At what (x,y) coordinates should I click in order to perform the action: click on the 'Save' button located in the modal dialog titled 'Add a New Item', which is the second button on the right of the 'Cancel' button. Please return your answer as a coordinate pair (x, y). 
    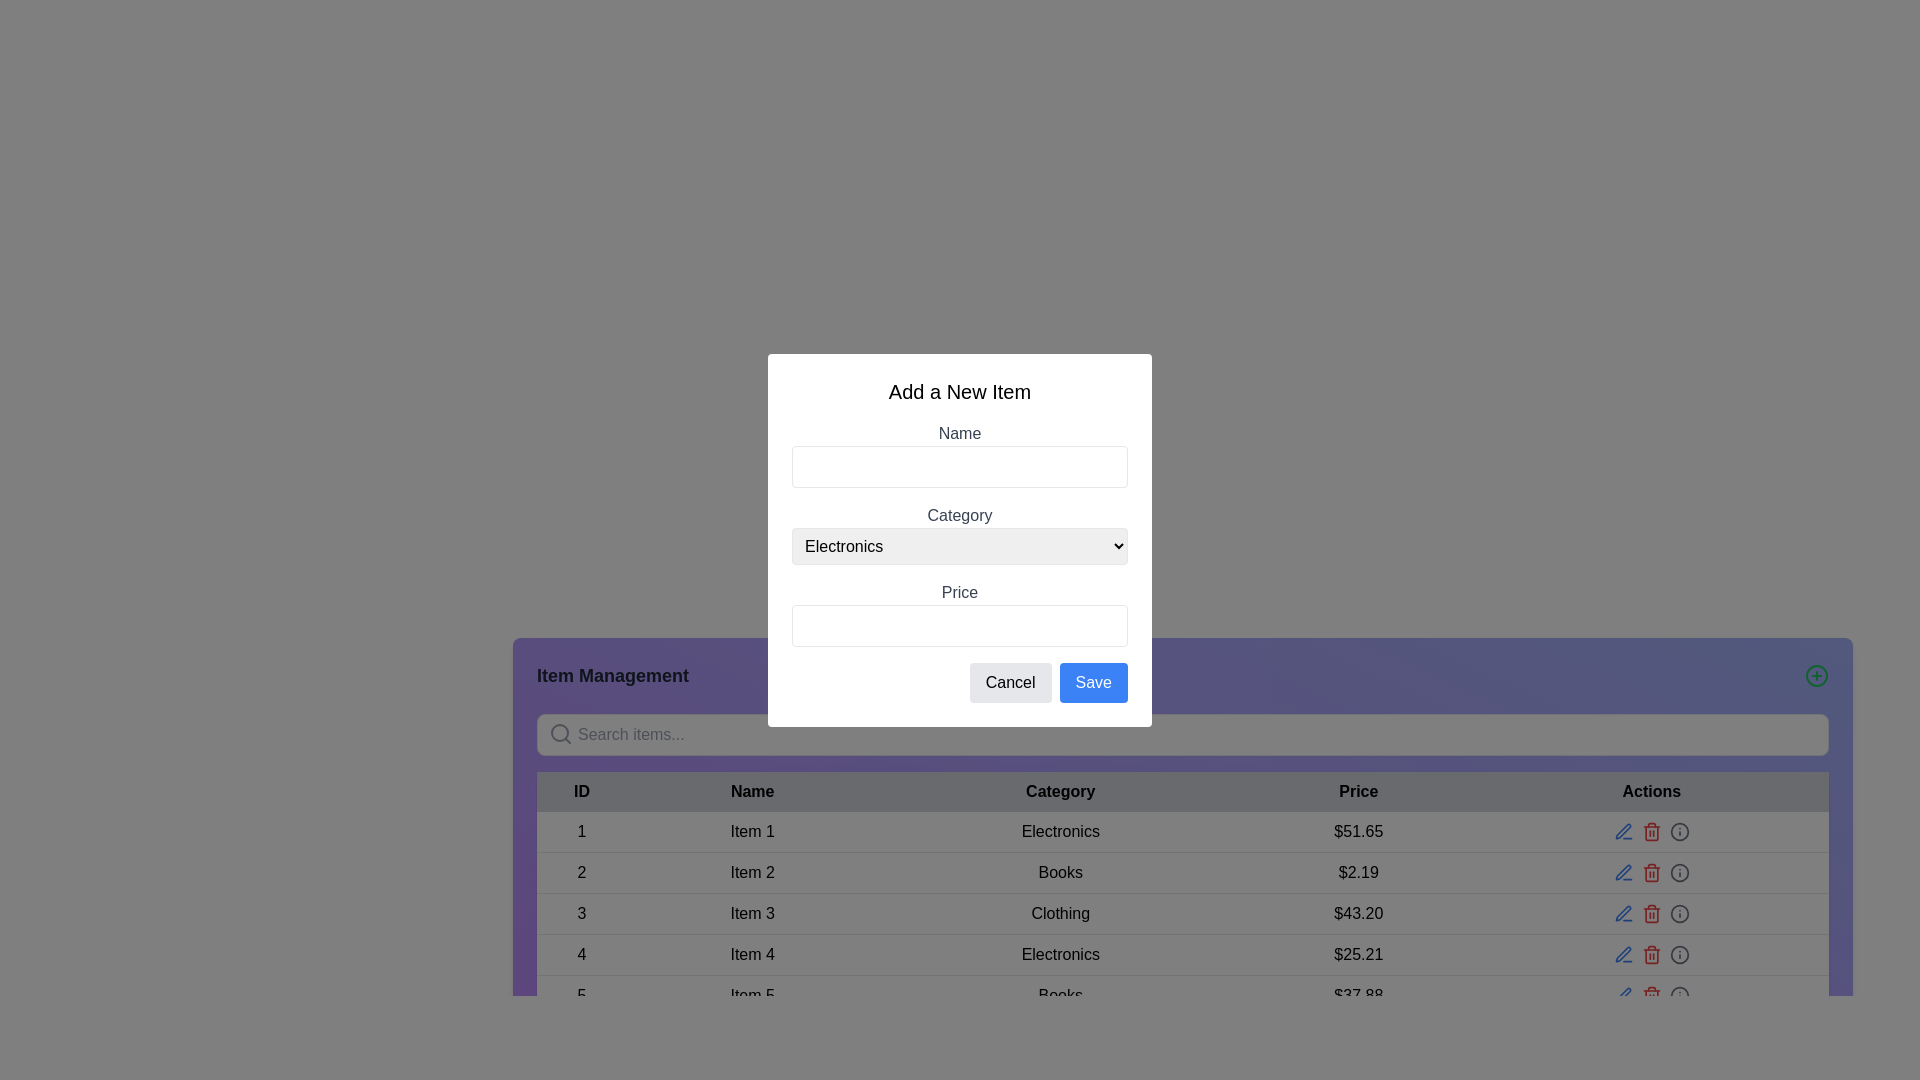
    Looking at the image, I should click on (1092, 681).